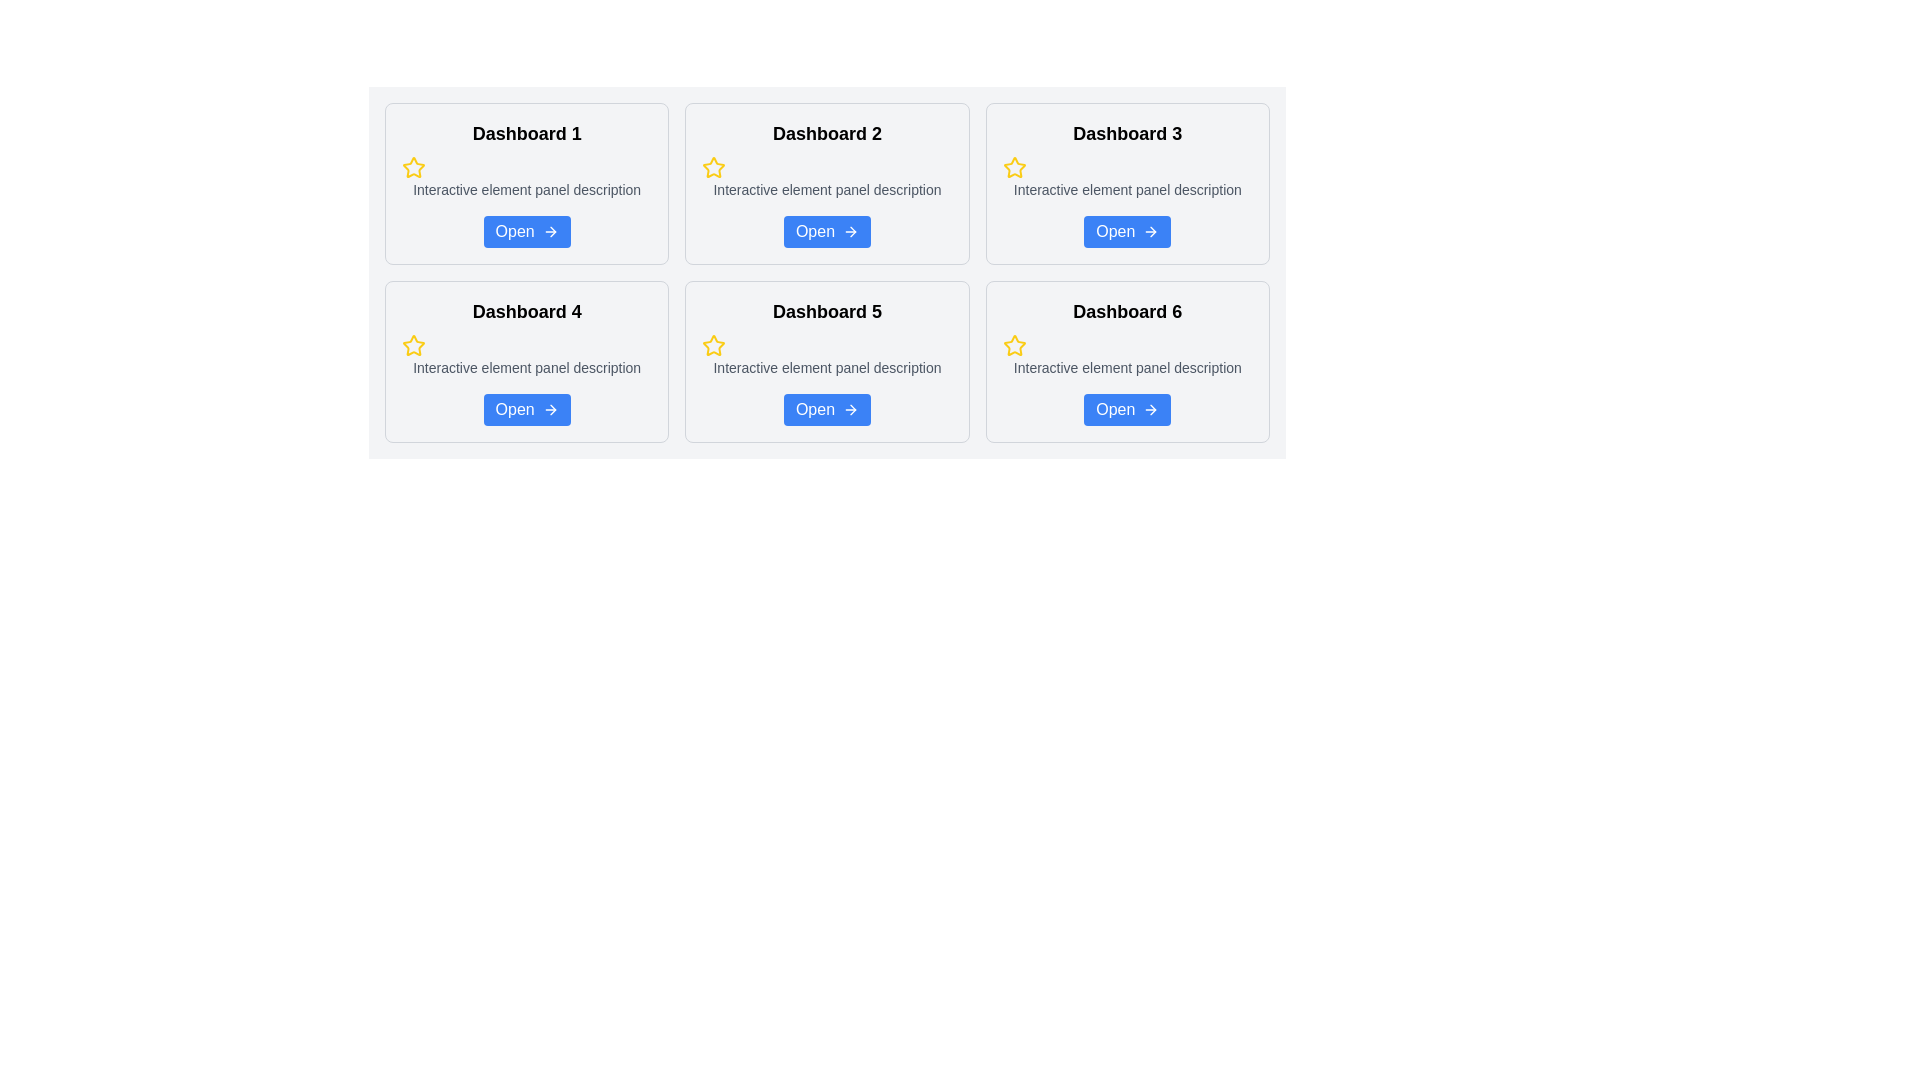 This screenshot has width=1920, height=1080. I want to click on the 'Open' button with a blue background and white text located in the bottom-right corner of the 'Dashboard 5' panel, so click(827, 408).